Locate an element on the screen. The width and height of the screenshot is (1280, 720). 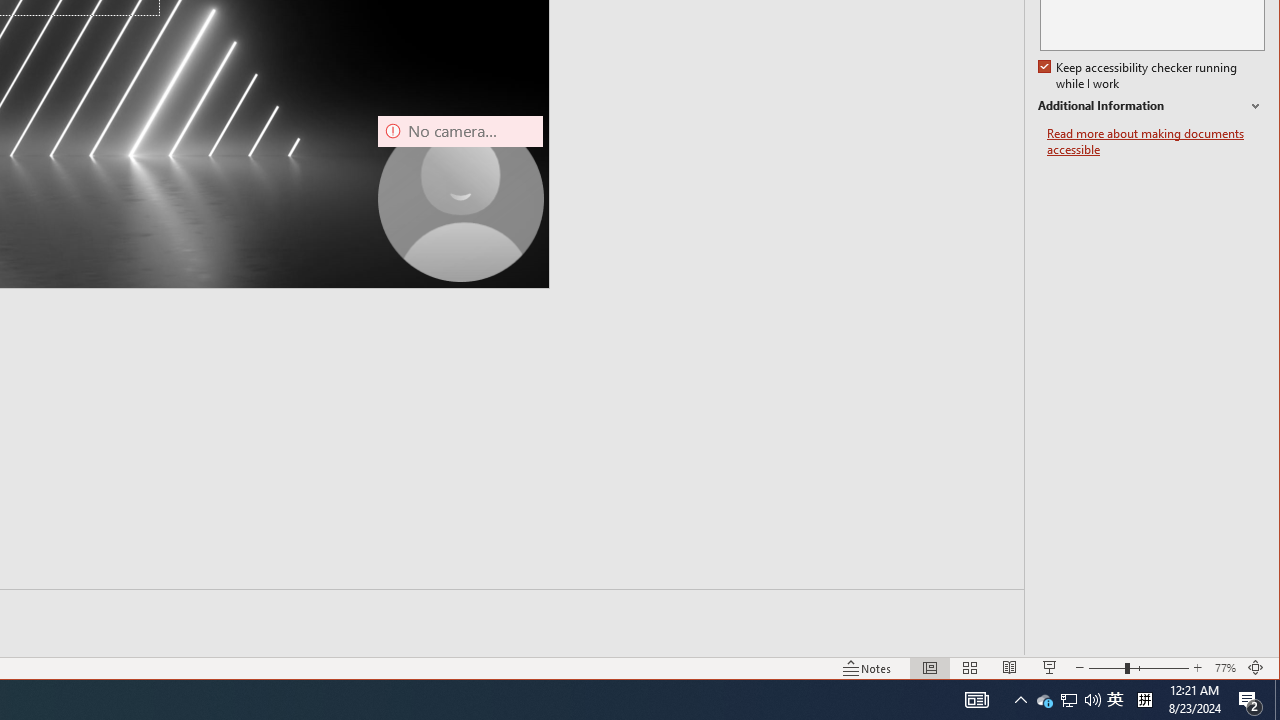
'Zoom 77%' is located at coordinates (1224, 668).